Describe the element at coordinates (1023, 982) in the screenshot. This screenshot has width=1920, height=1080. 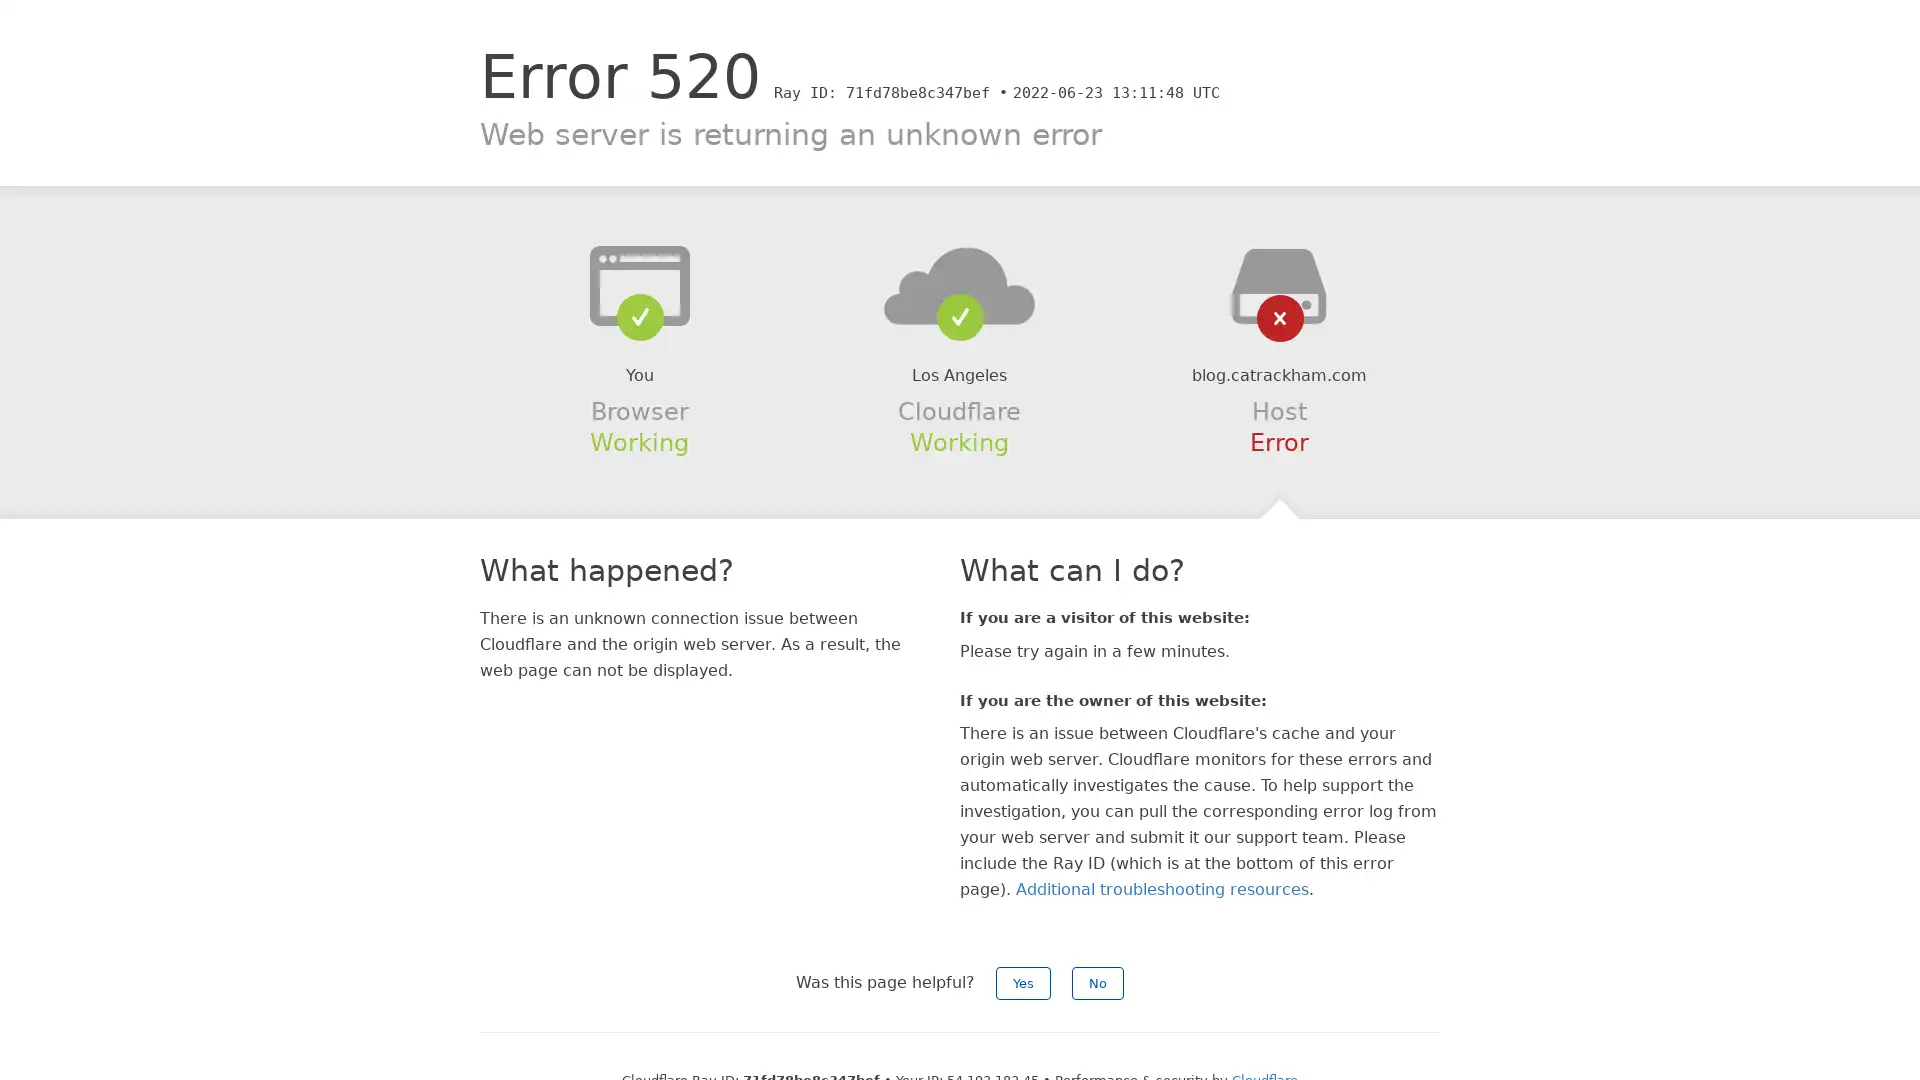
I see `Yes` at that location.